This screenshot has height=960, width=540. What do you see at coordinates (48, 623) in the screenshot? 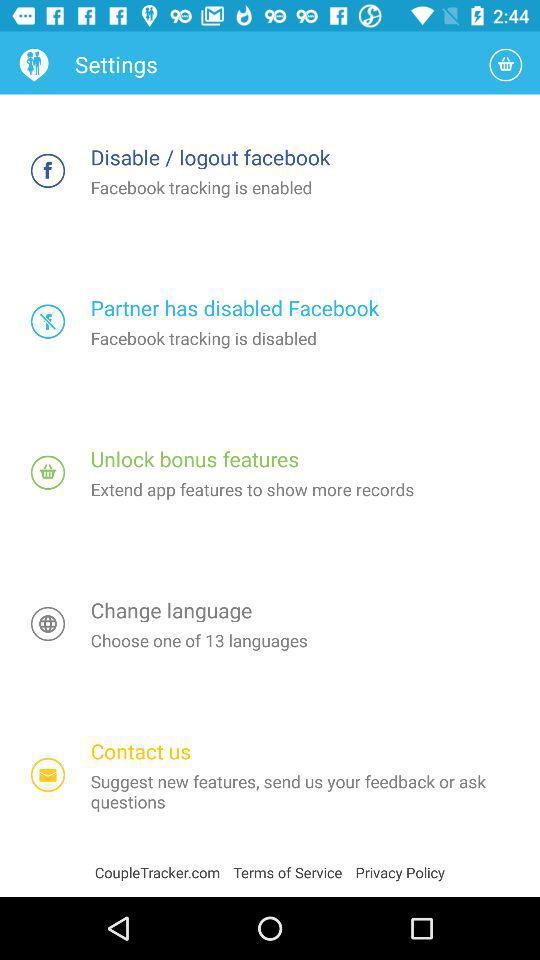
I see `change language` at bounding box center [48, 623].